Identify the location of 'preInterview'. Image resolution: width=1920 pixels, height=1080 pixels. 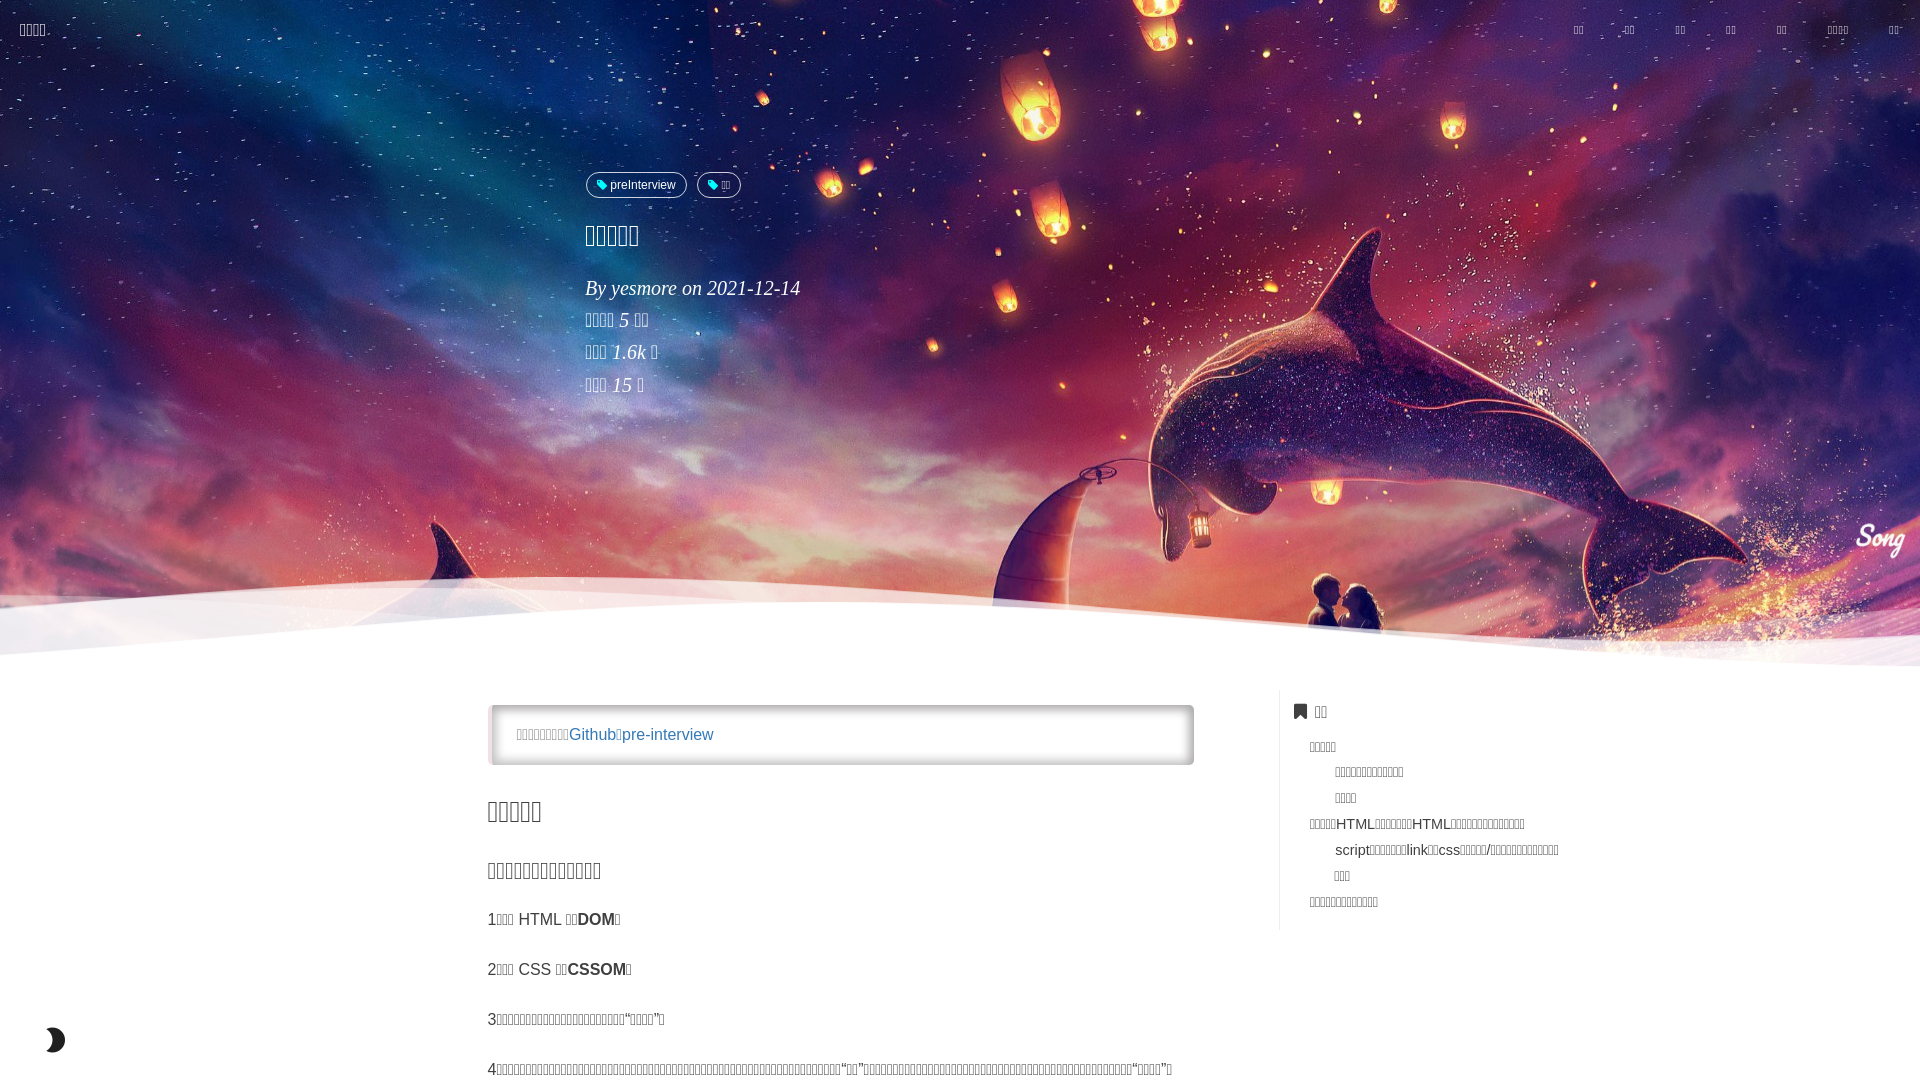
(635, 185).